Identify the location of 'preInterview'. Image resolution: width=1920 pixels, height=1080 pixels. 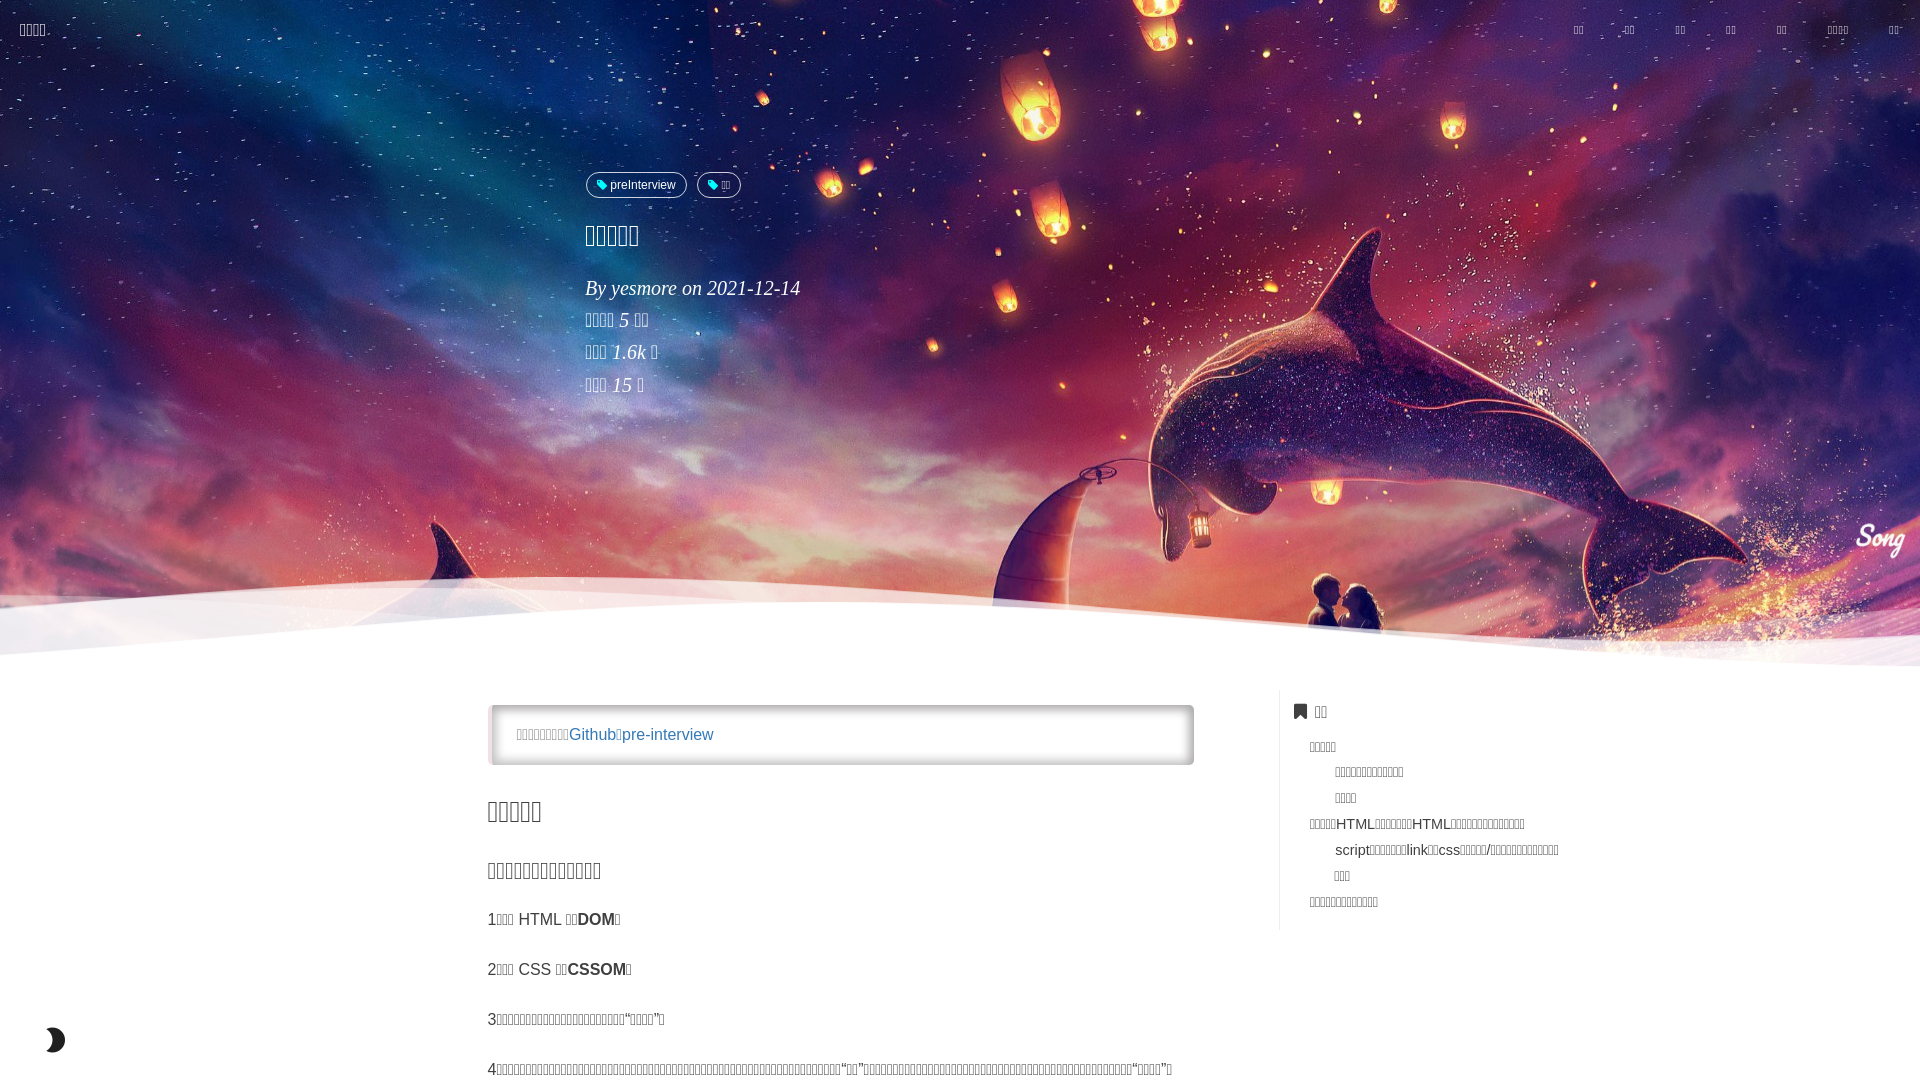
(635, 185).